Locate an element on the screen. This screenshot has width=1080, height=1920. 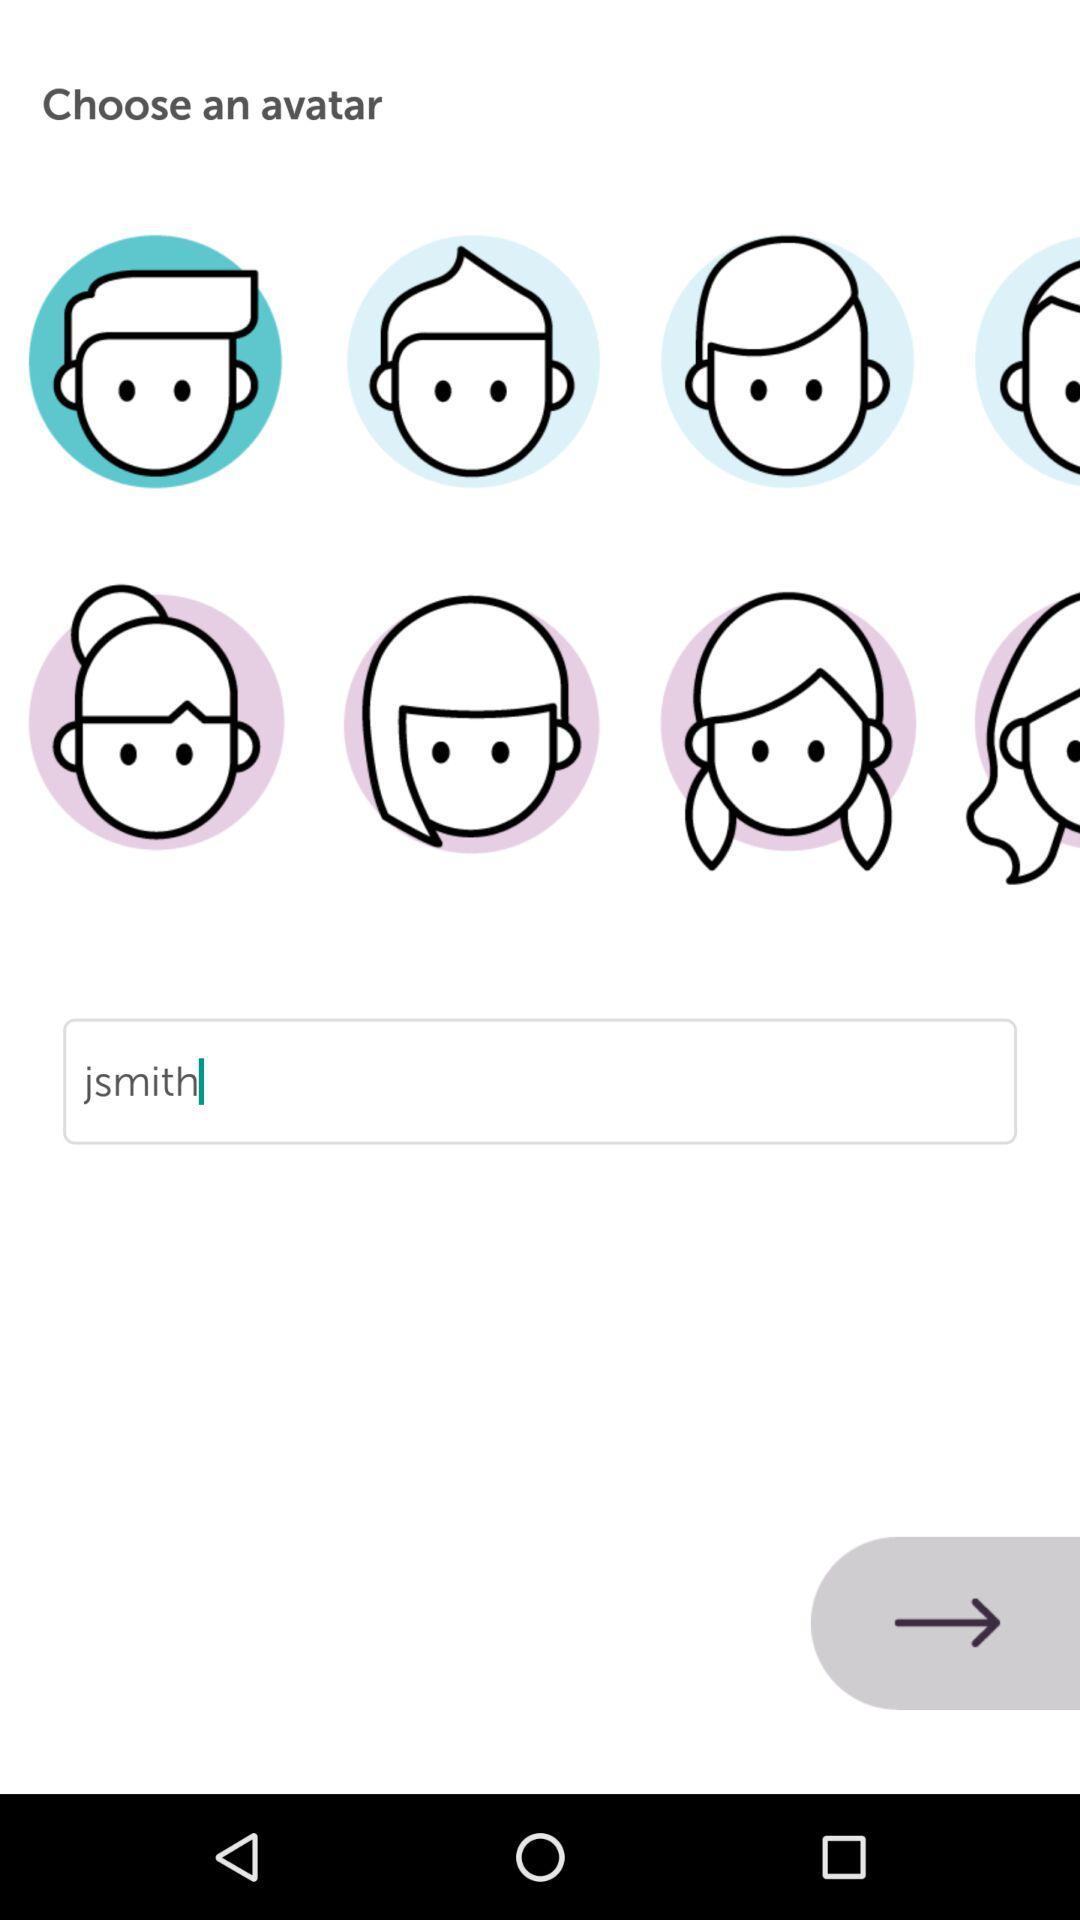
click on avatar is located at coordinates (786, 391).